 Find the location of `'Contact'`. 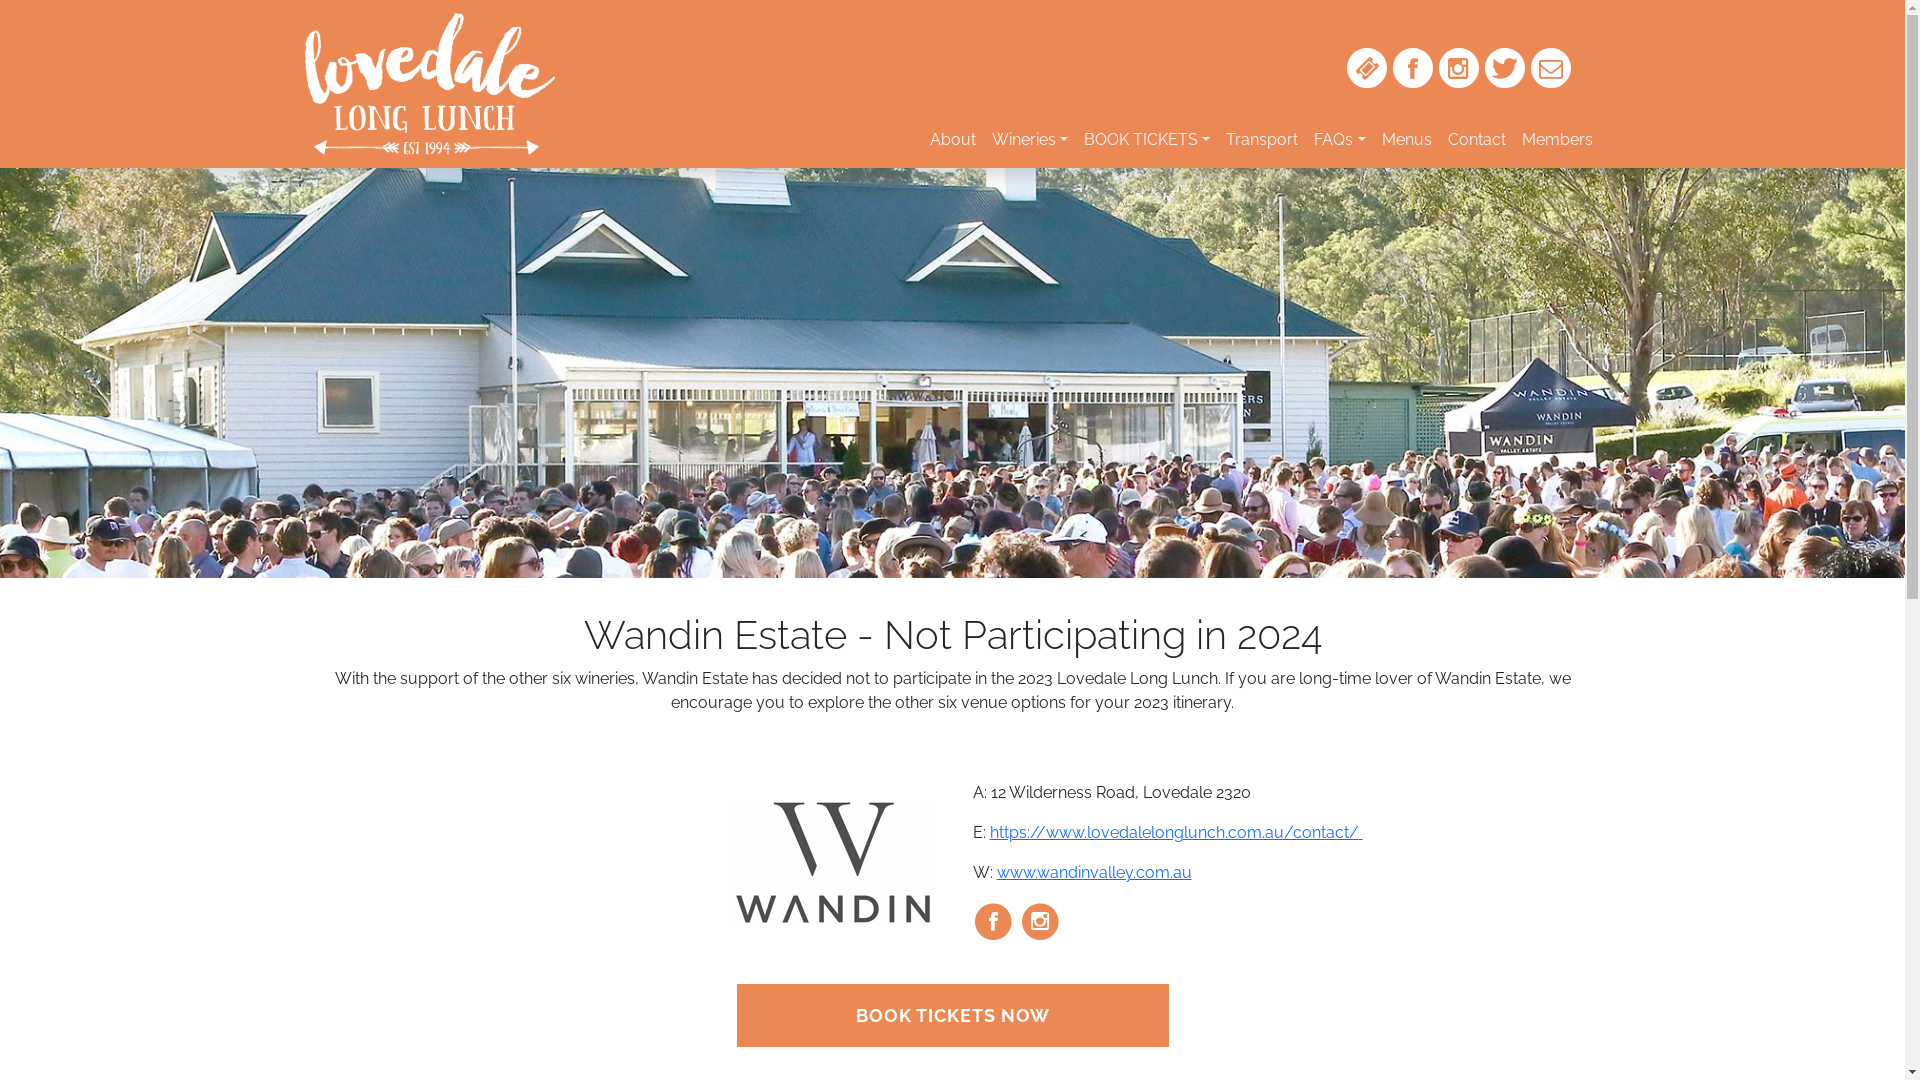

'Contact' is located at coordinates (1477, 138).